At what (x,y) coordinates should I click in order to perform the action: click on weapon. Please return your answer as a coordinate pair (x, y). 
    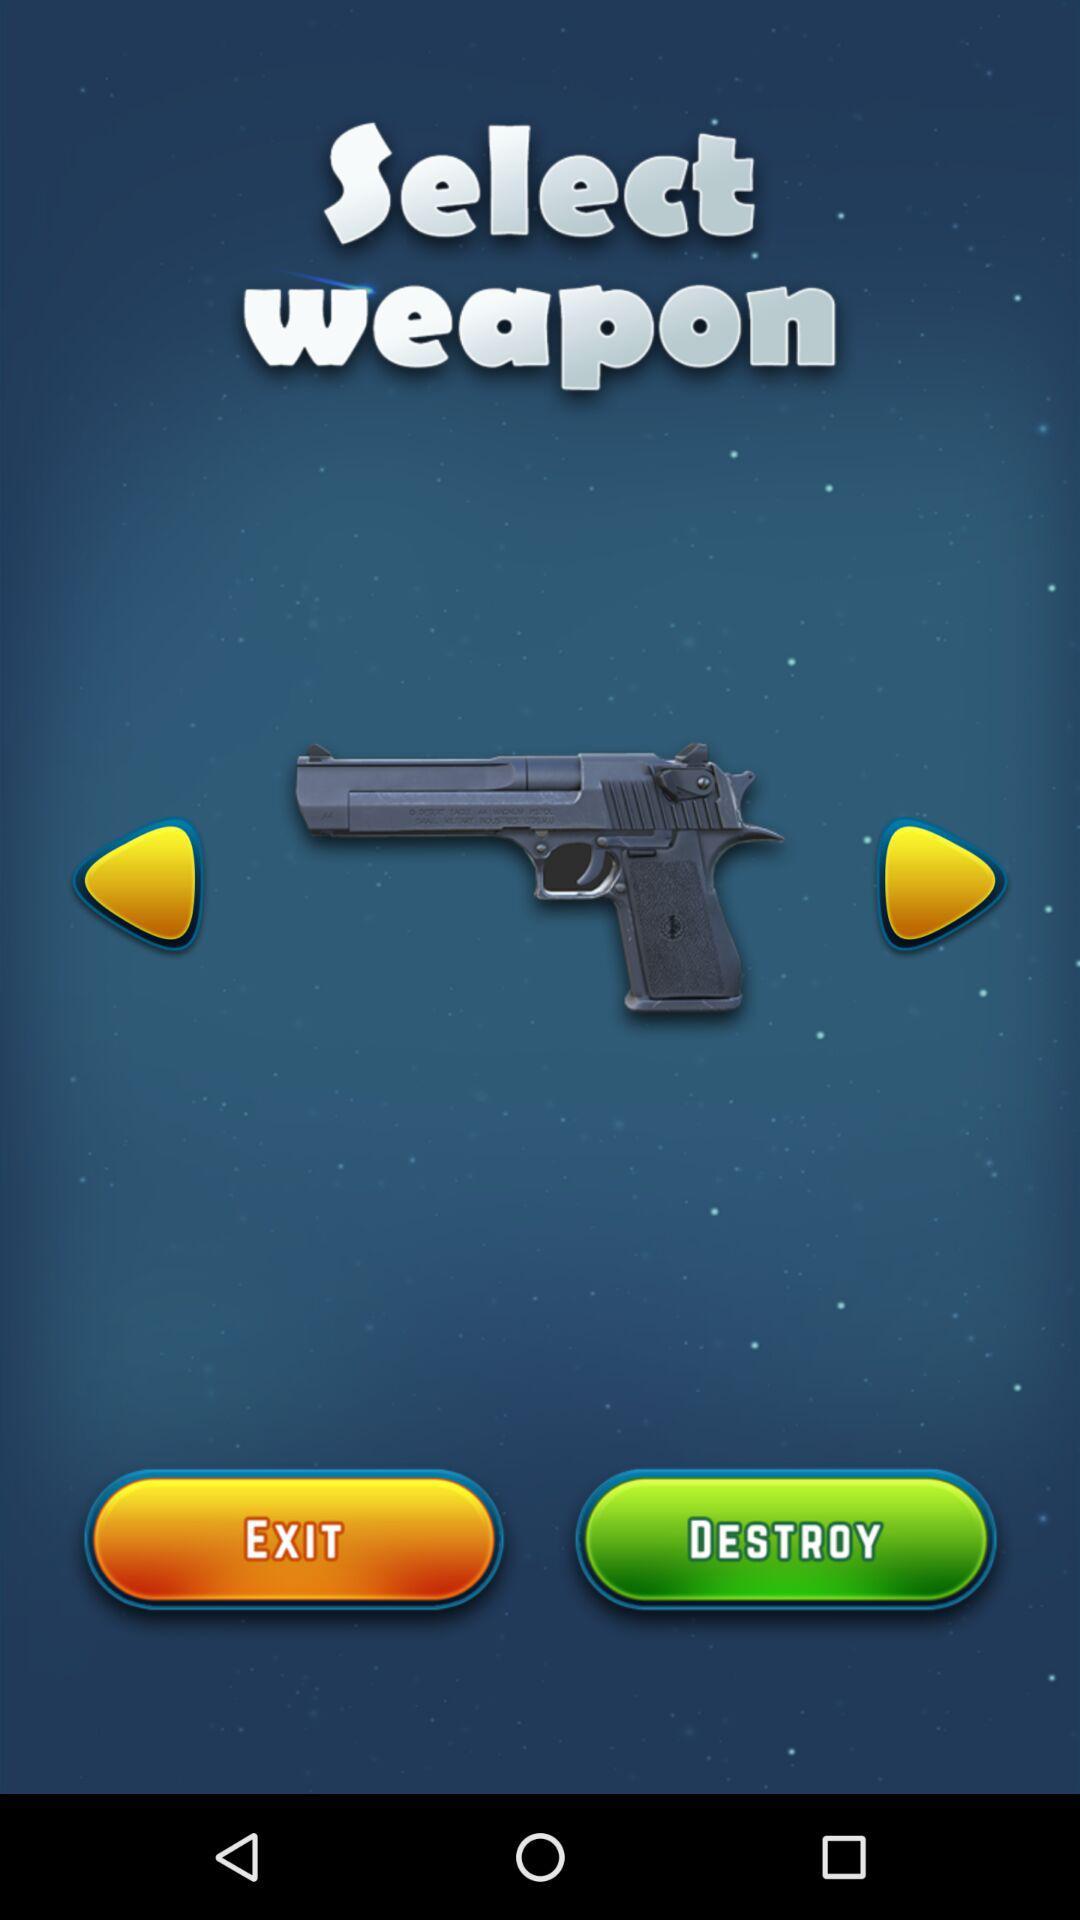
    Looking at the image, I should click on (137, 887).